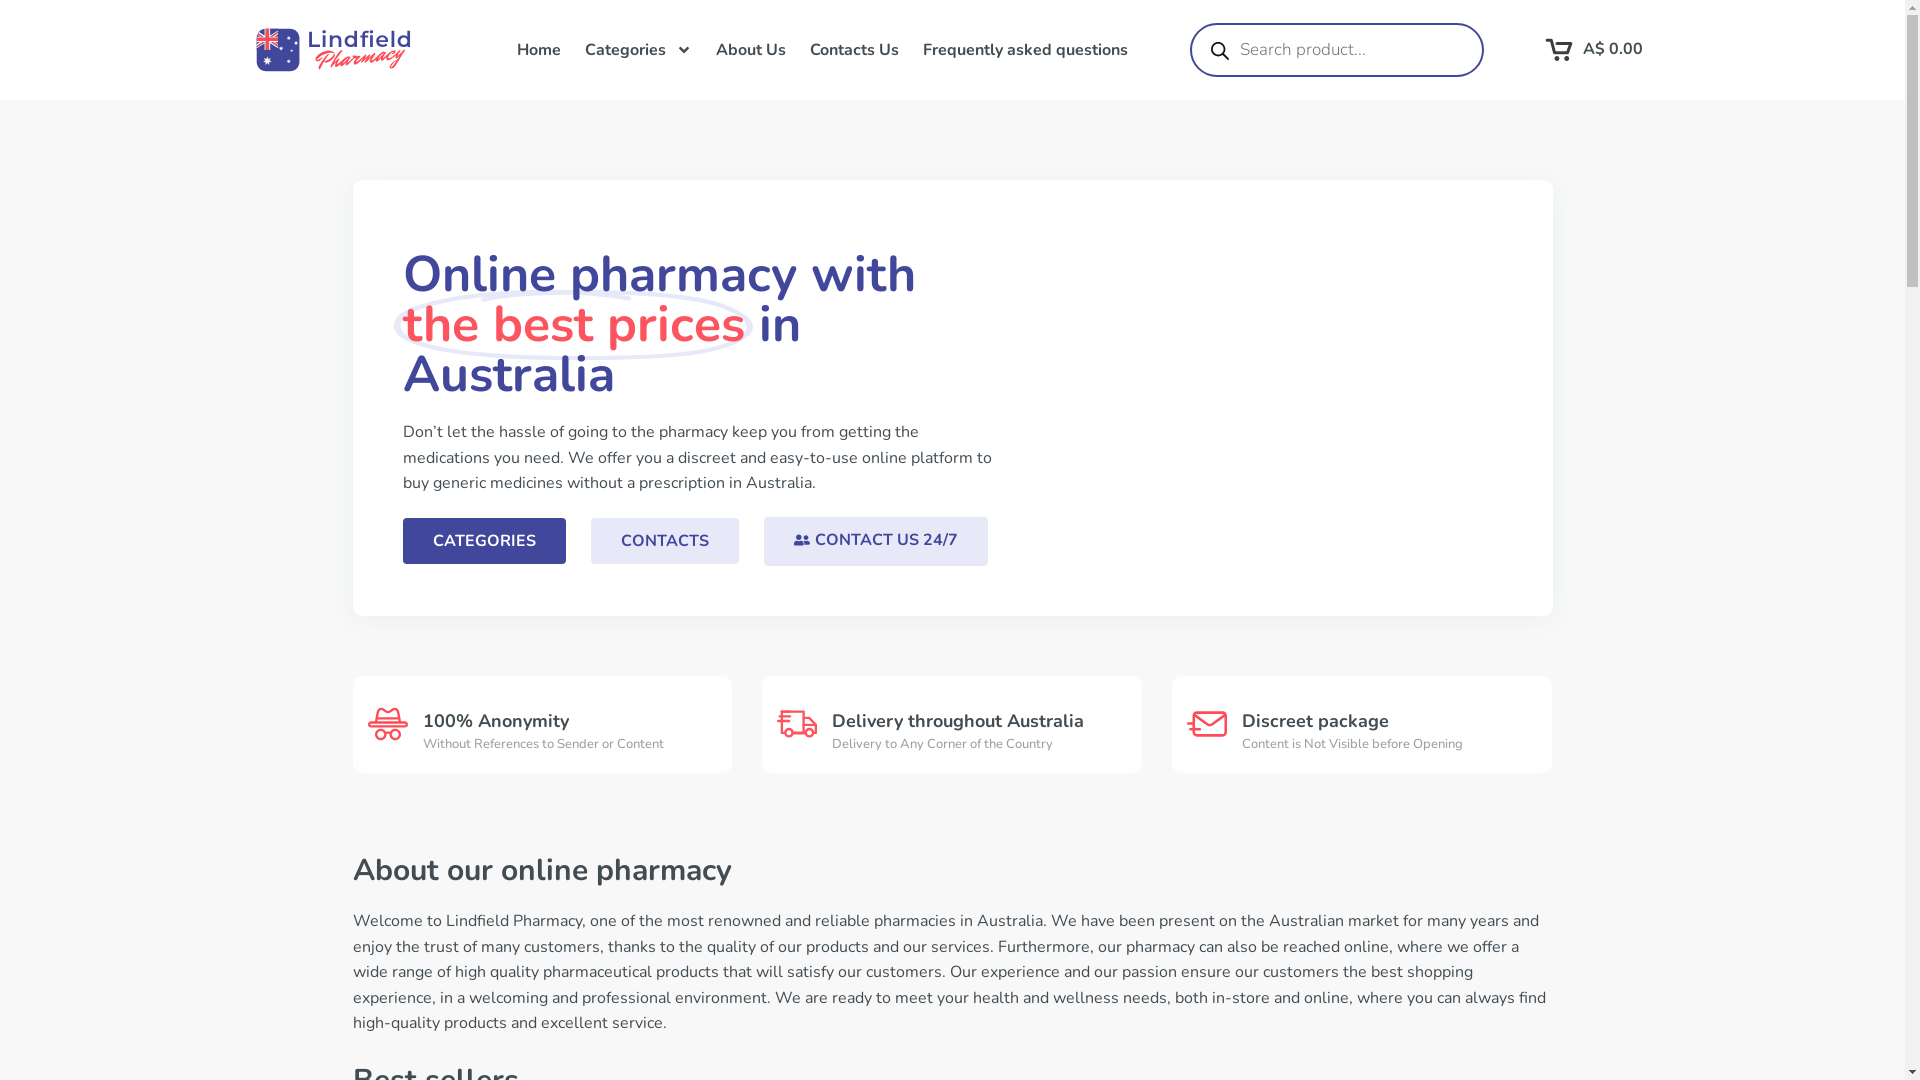 The width and height of the screenshot is (1920, 1080). Describe the element at coordinates (1024, 49) in the screenshot. I see `'Frequently asked questions'` at that location.